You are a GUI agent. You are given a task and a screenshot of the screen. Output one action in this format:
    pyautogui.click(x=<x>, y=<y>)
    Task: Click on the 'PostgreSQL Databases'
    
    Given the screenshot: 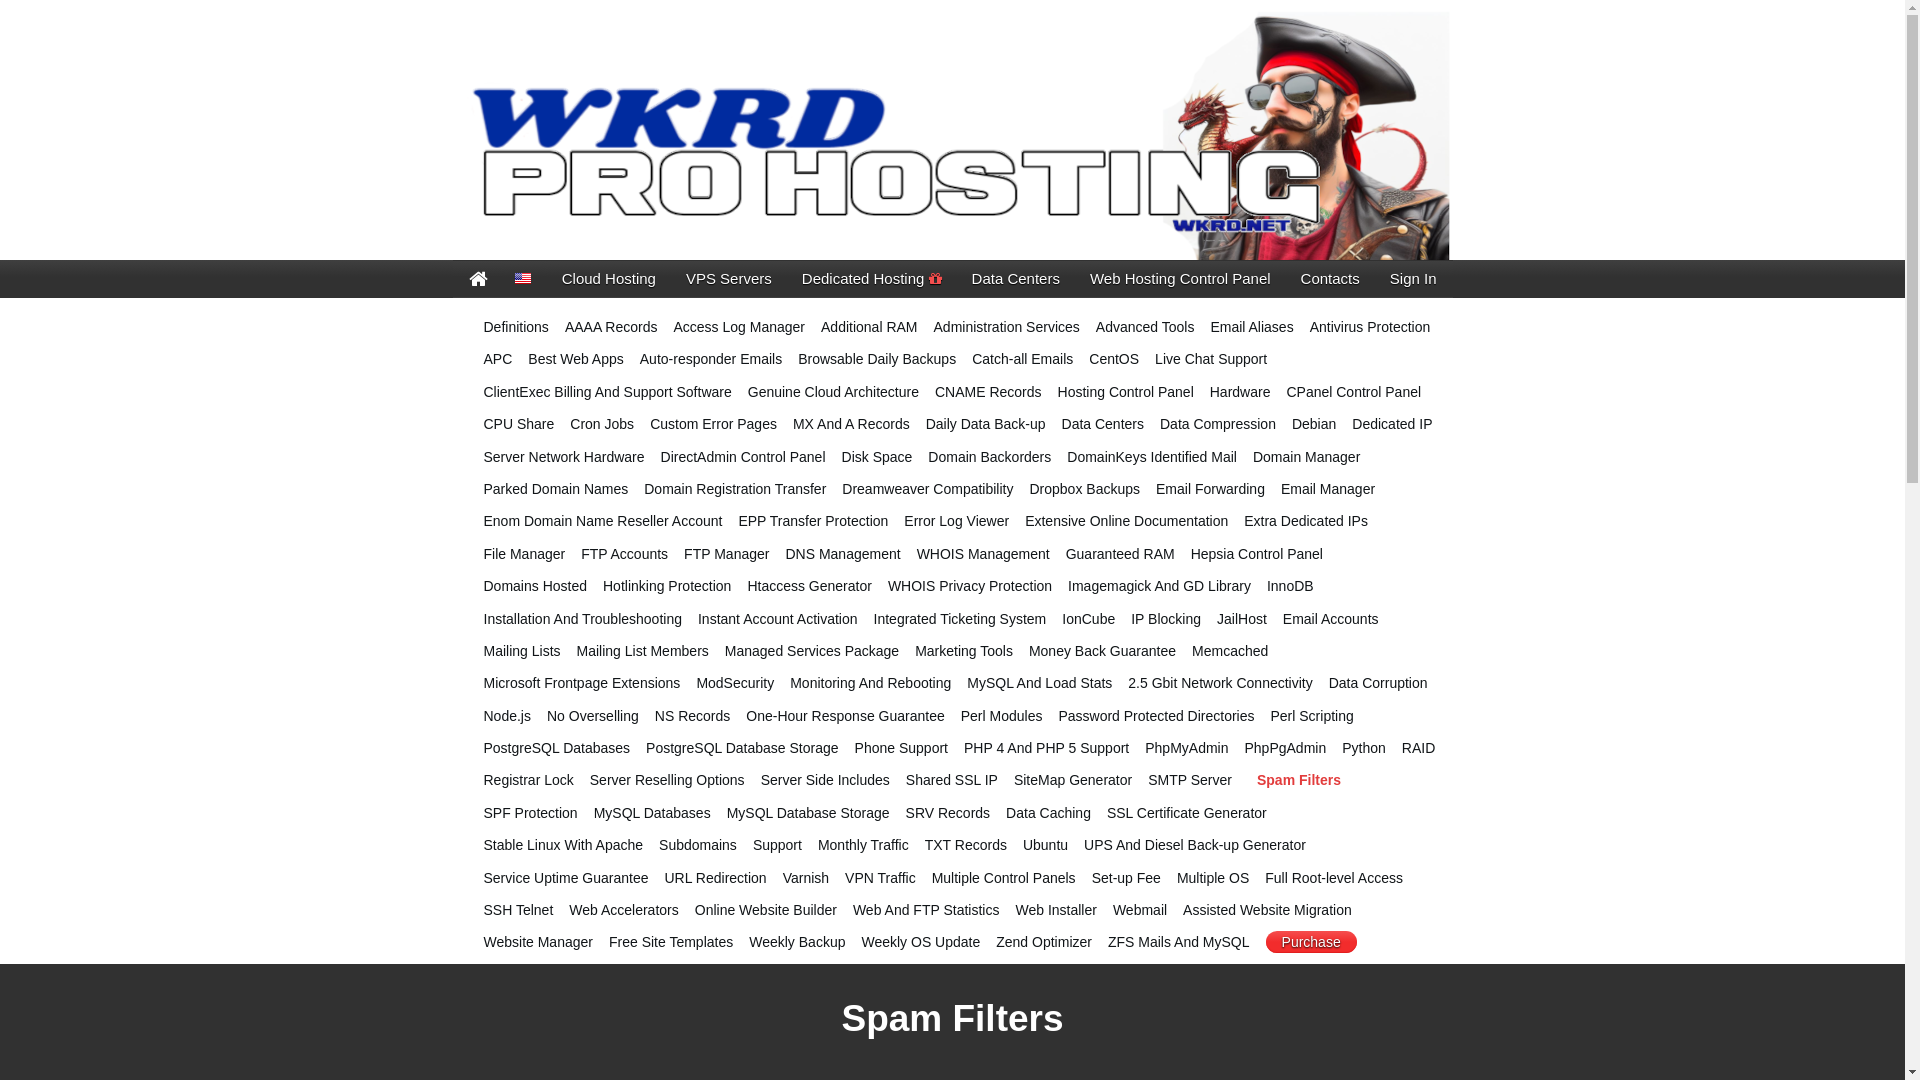 What is the action you would take?
    pyautogui.click(x=557, y=748)
    